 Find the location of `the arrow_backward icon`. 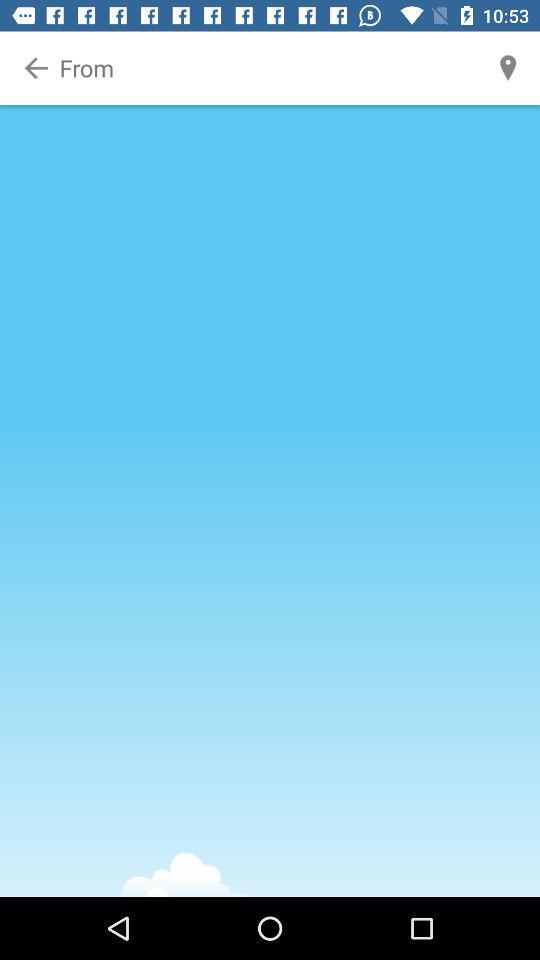

the arrow_backward icon is located at coordinates (36, 68).